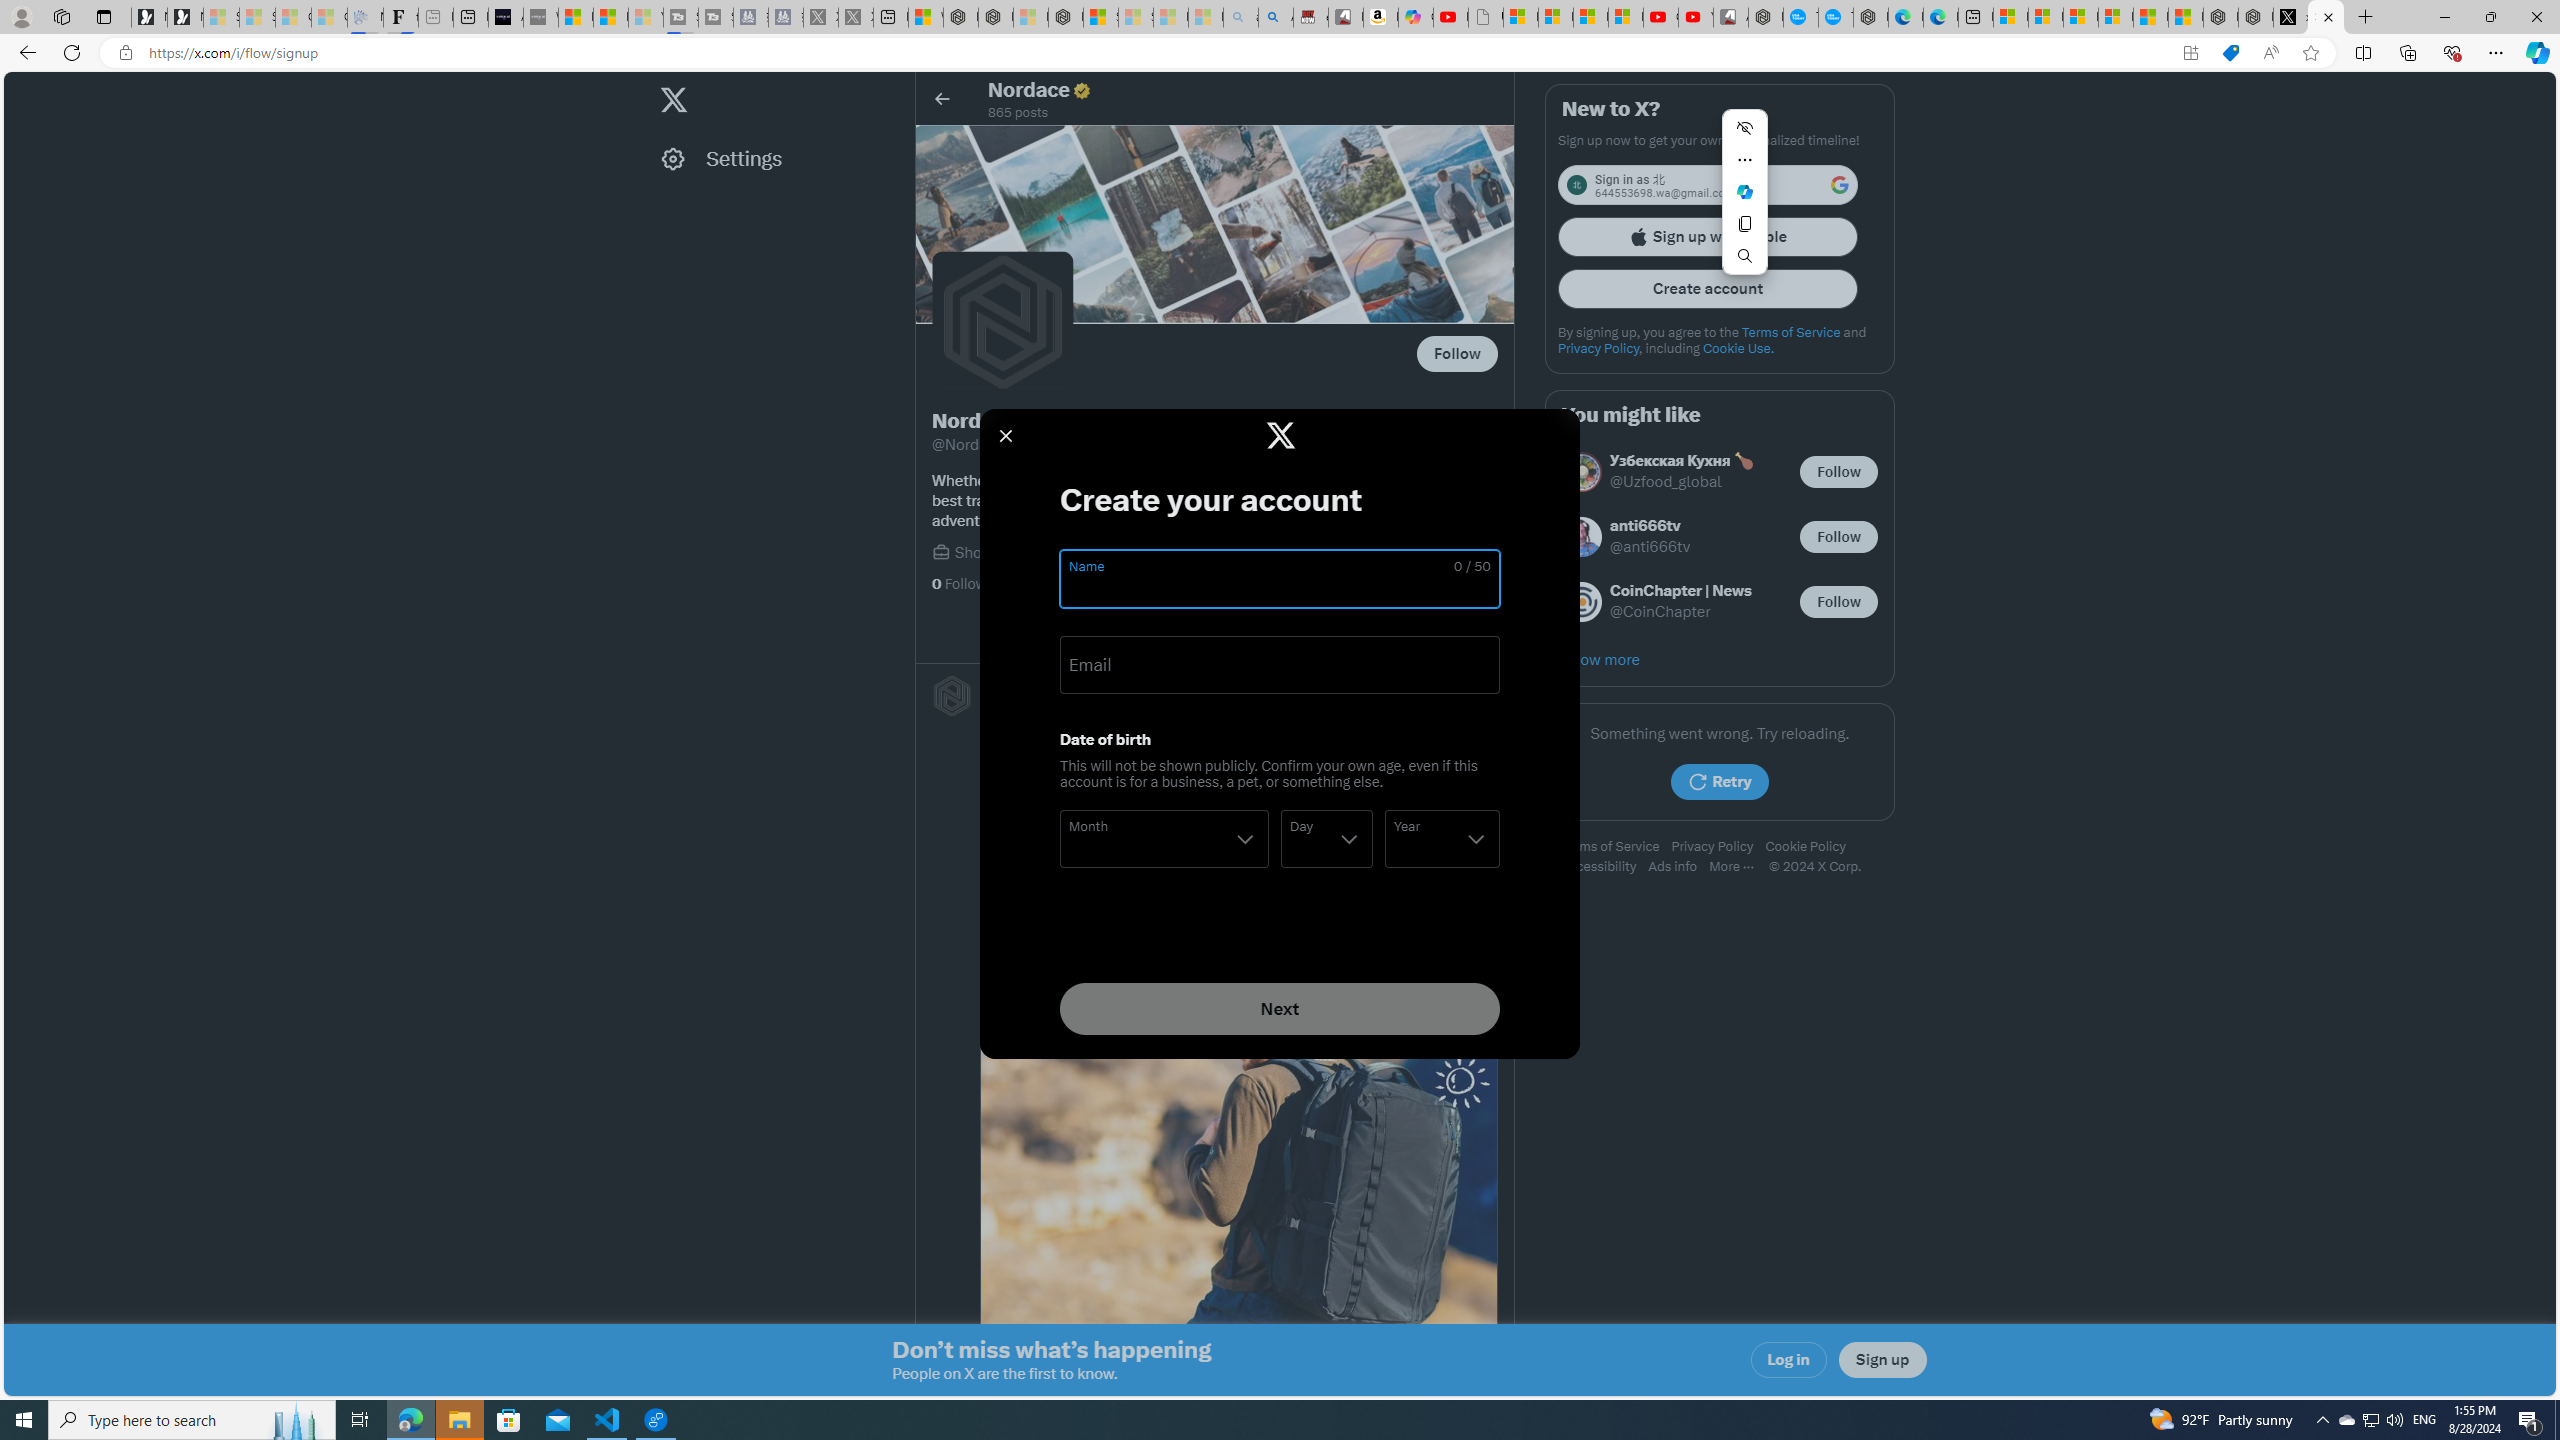  Describe the element at coordinates (1744, 158) in the screenshot. I see `'More actions'` at that location.